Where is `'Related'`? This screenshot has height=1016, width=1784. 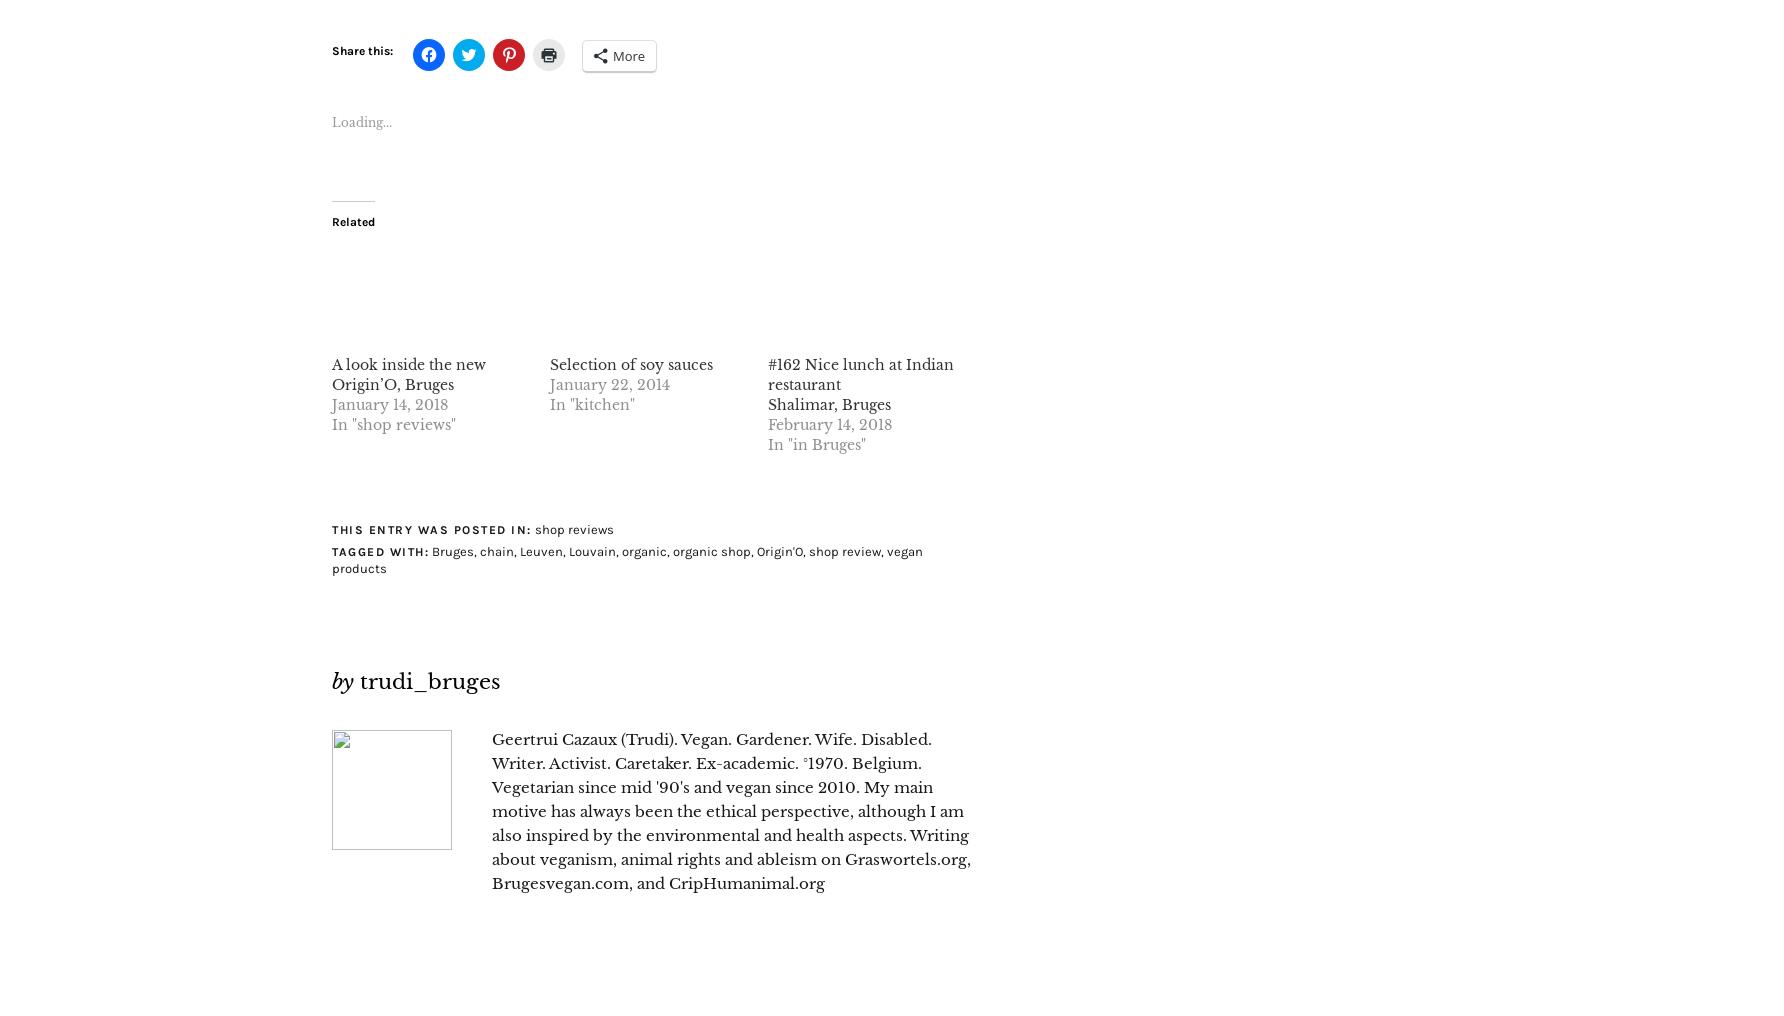 'Related' is located at coordinates (352, 220).